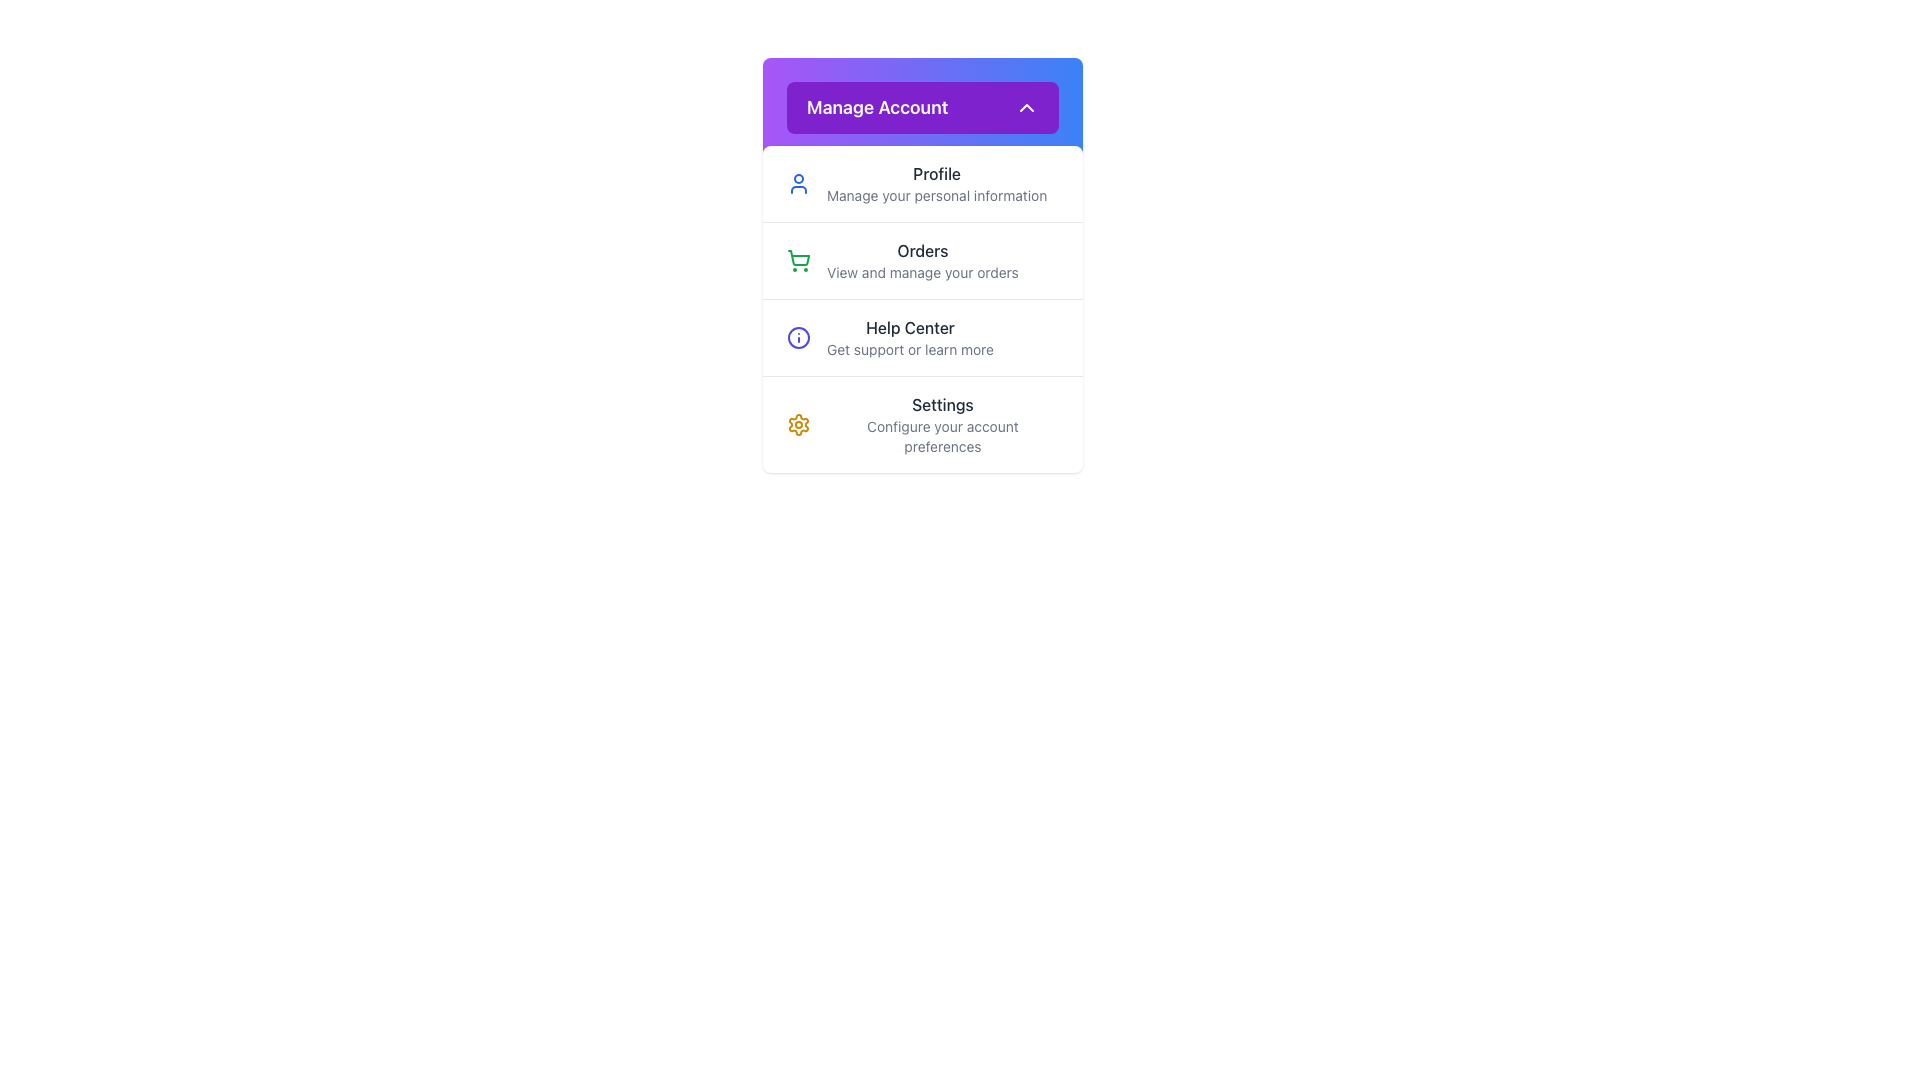 The image size is (1920, 1080). What do you see at coordinates (921, 336) in the screenshot?
I see `the 'Help Center' menu item, which is the third item in the 'Manage Account' section, featuring bold text and a purple circular information icon` at bounding box center [921, 336].